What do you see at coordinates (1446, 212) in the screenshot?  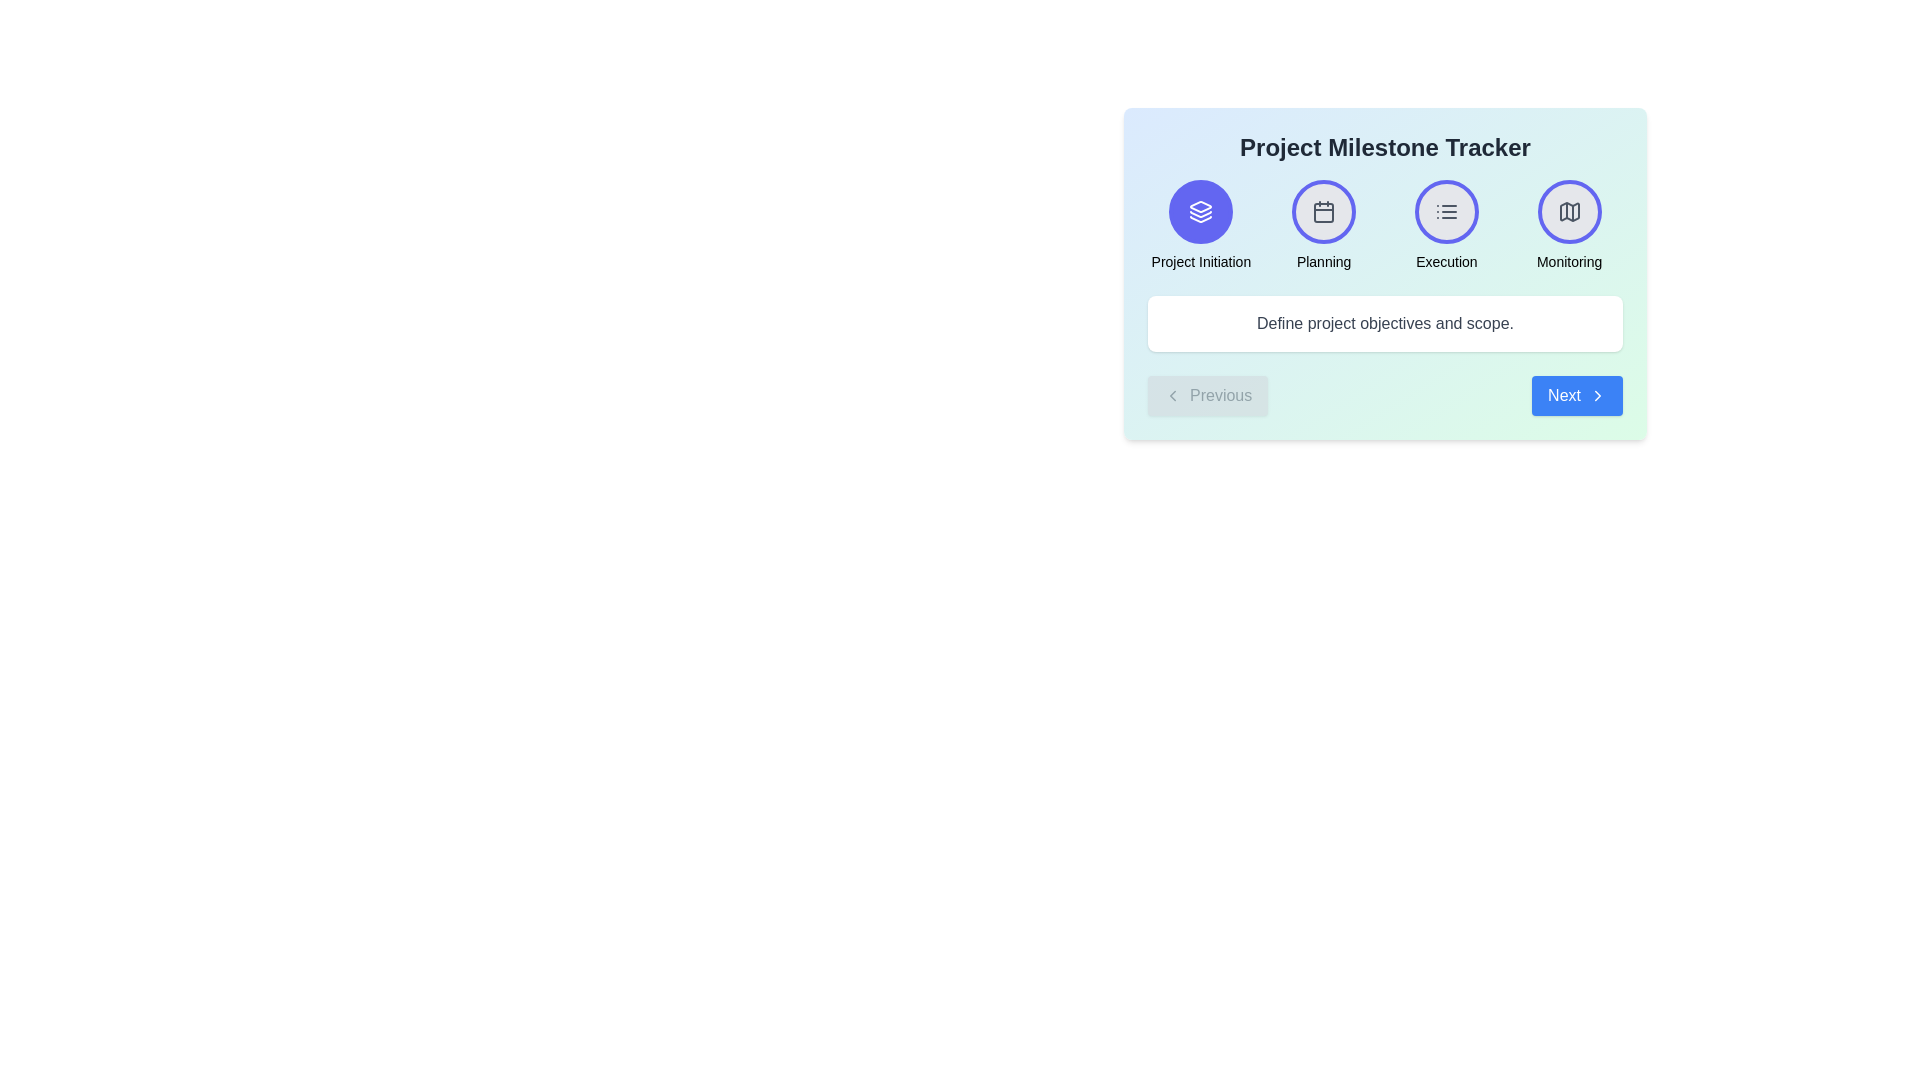 I see `the circular button with a light grey background and blue border, which contains a list icon, located beneath the 'Execution' heading in the 'Project Milestone Tracker' interface` at bounding box center [1446, 212].